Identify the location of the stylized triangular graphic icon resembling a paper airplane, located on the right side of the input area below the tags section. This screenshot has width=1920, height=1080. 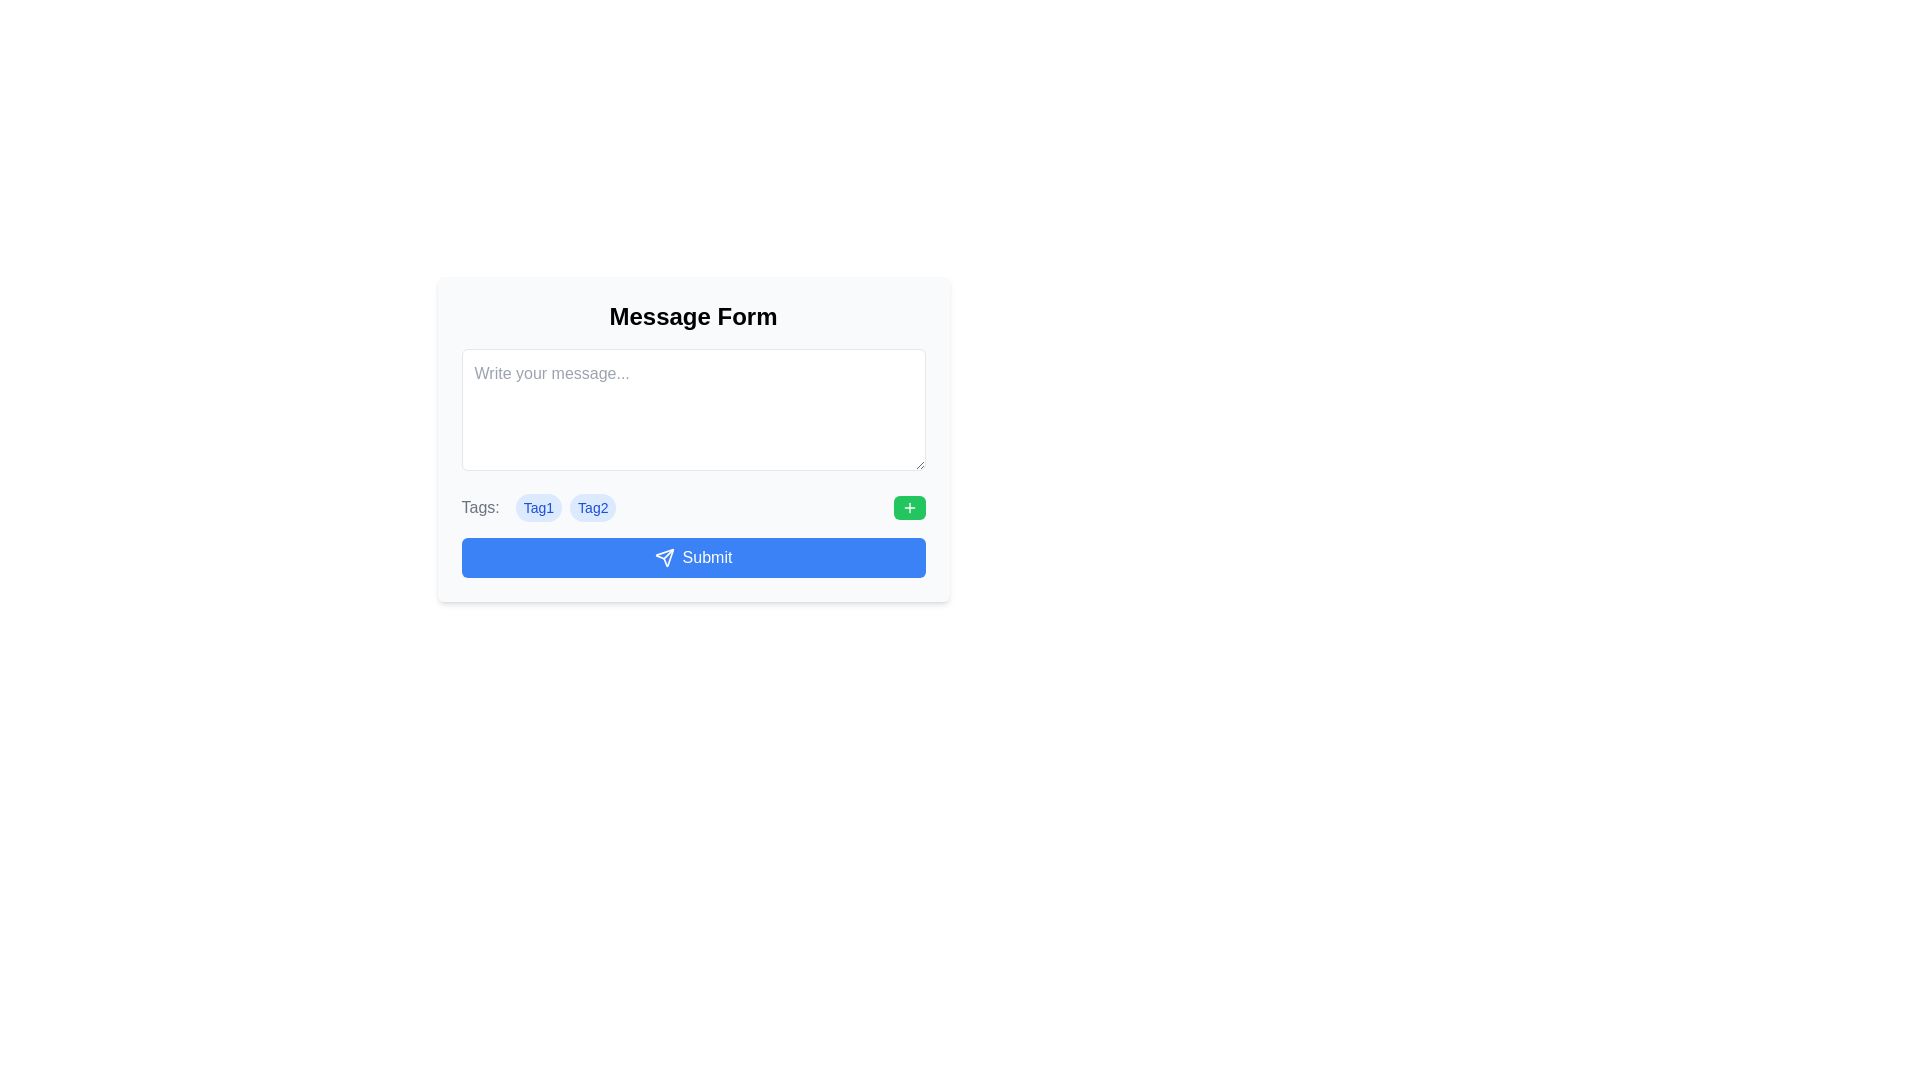
(664, 558).